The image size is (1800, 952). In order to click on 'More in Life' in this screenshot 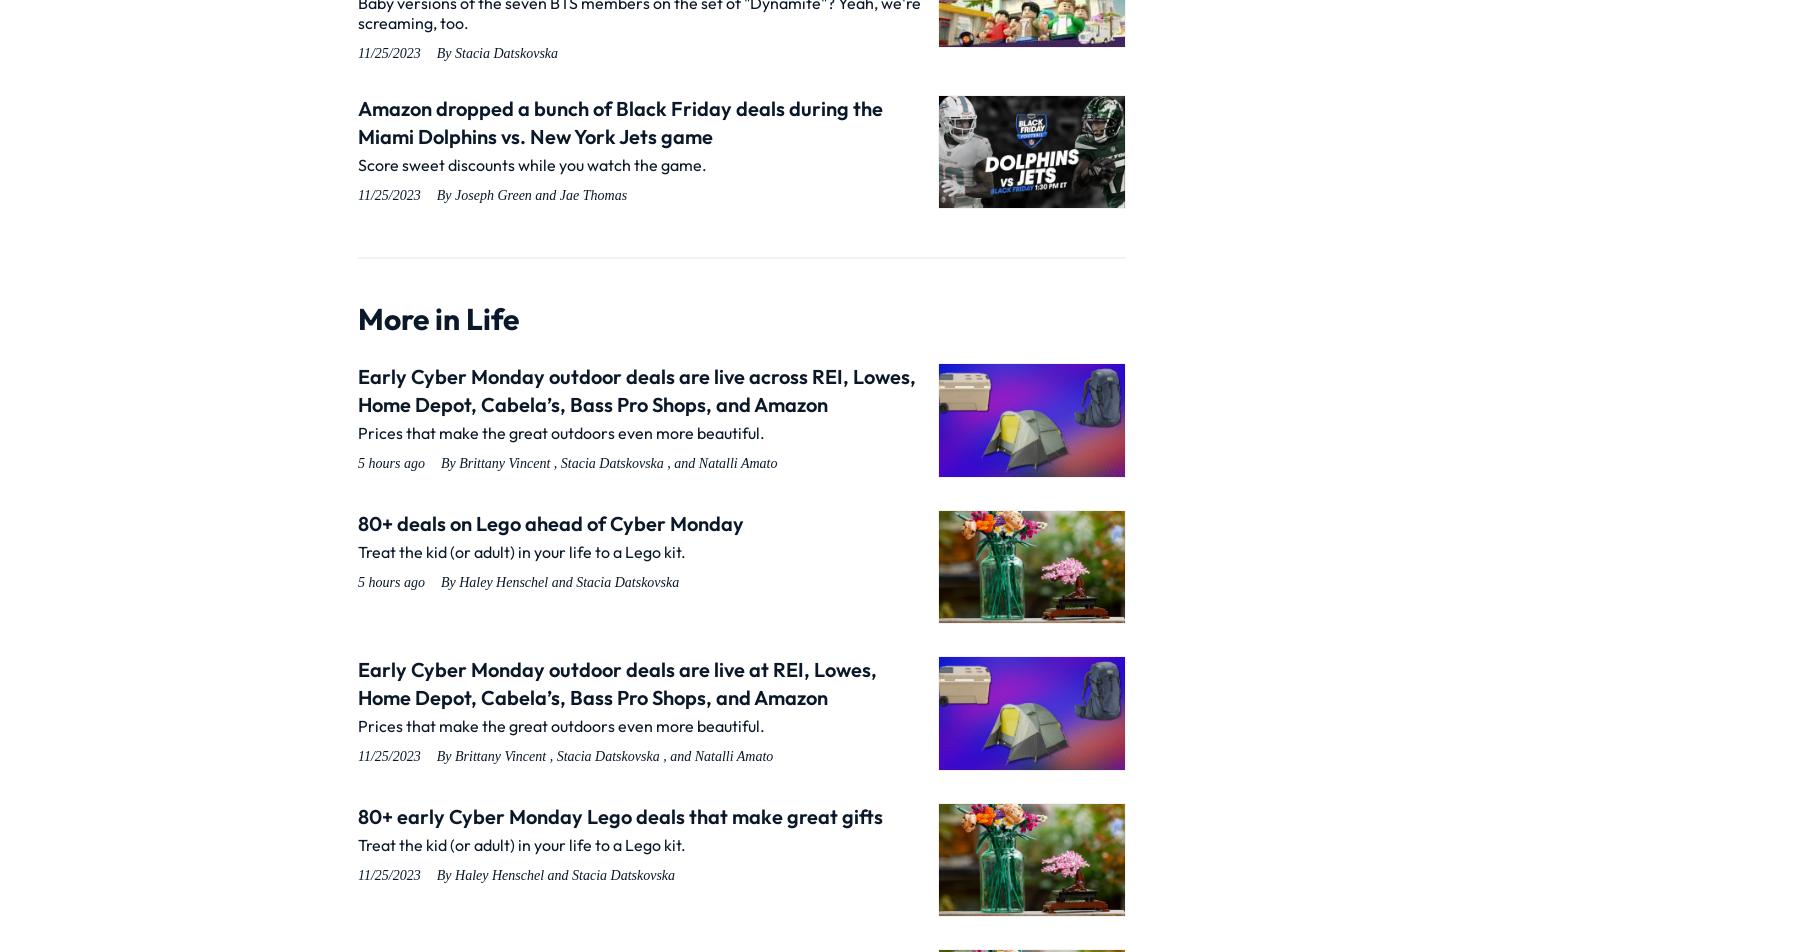, I will do `click(438, 319)`.